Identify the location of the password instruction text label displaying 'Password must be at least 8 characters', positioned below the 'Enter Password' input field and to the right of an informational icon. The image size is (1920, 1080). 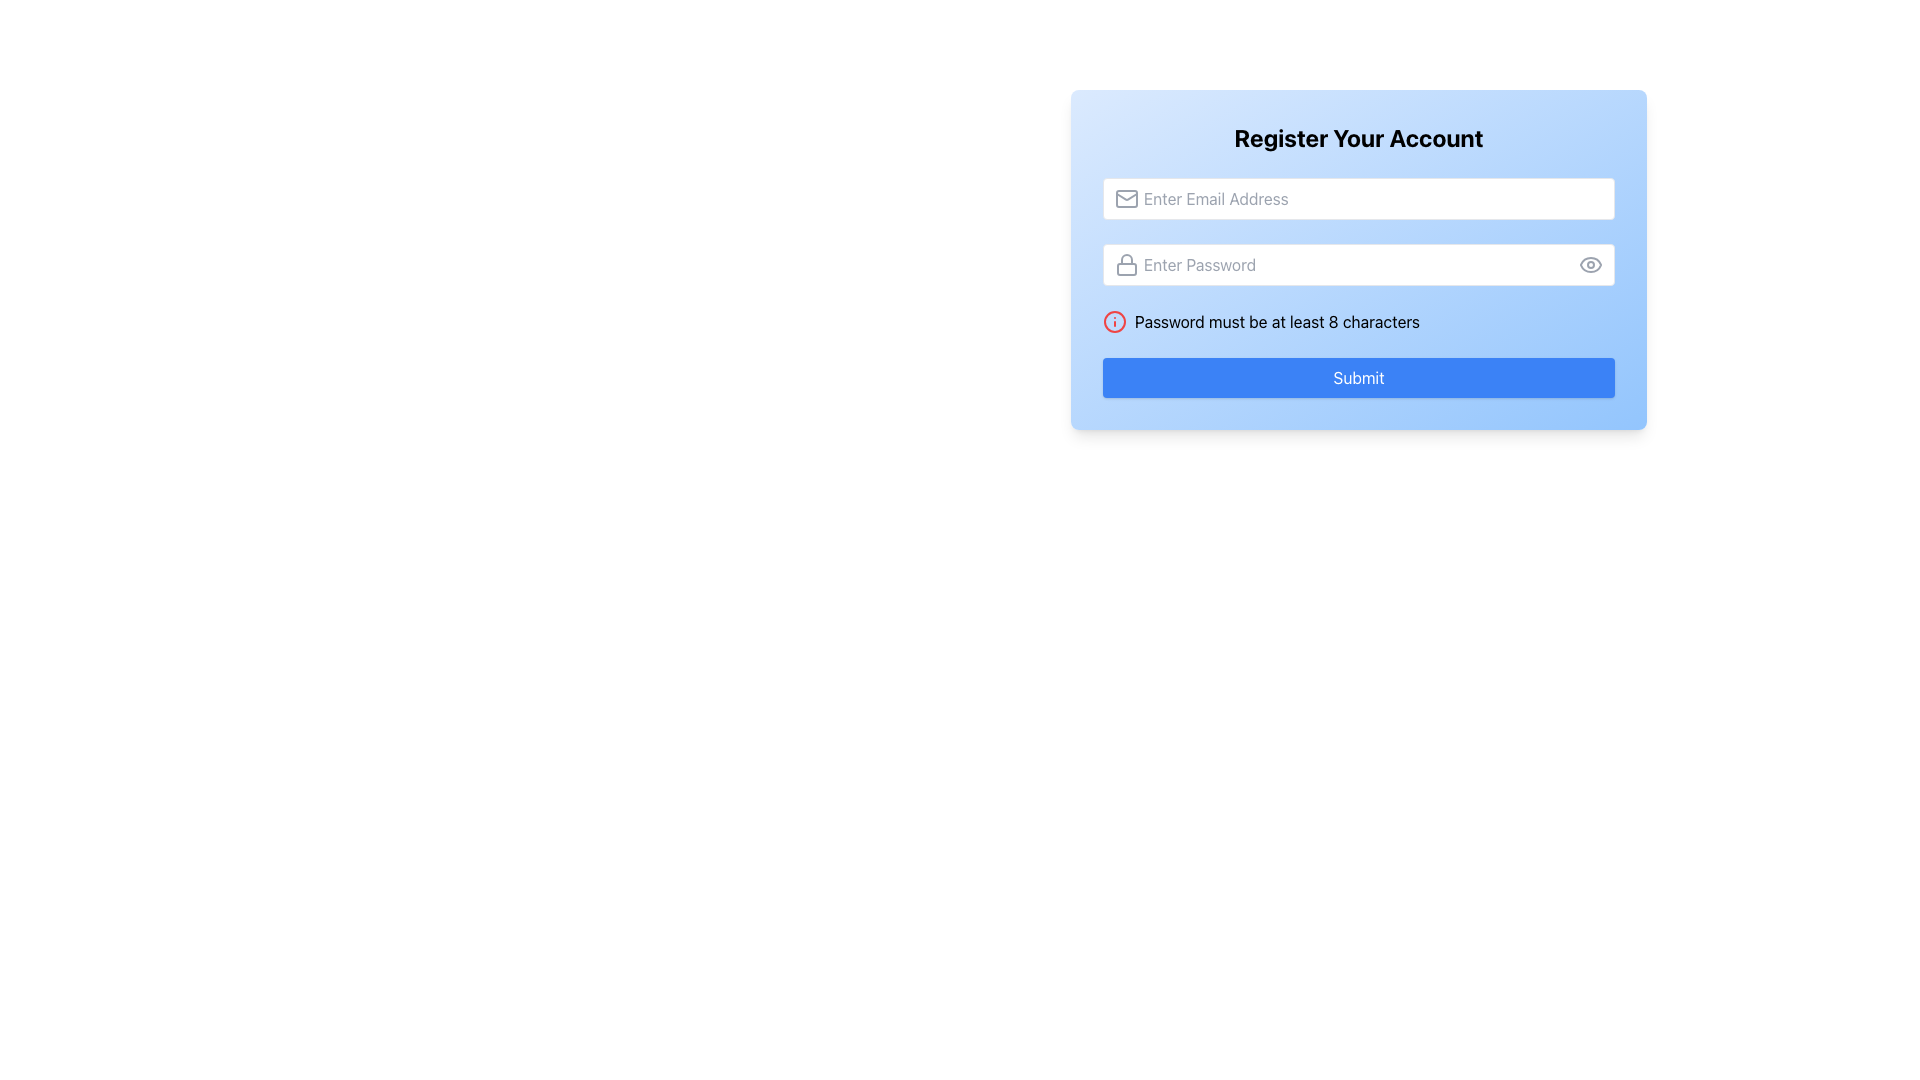
(1276, 320).